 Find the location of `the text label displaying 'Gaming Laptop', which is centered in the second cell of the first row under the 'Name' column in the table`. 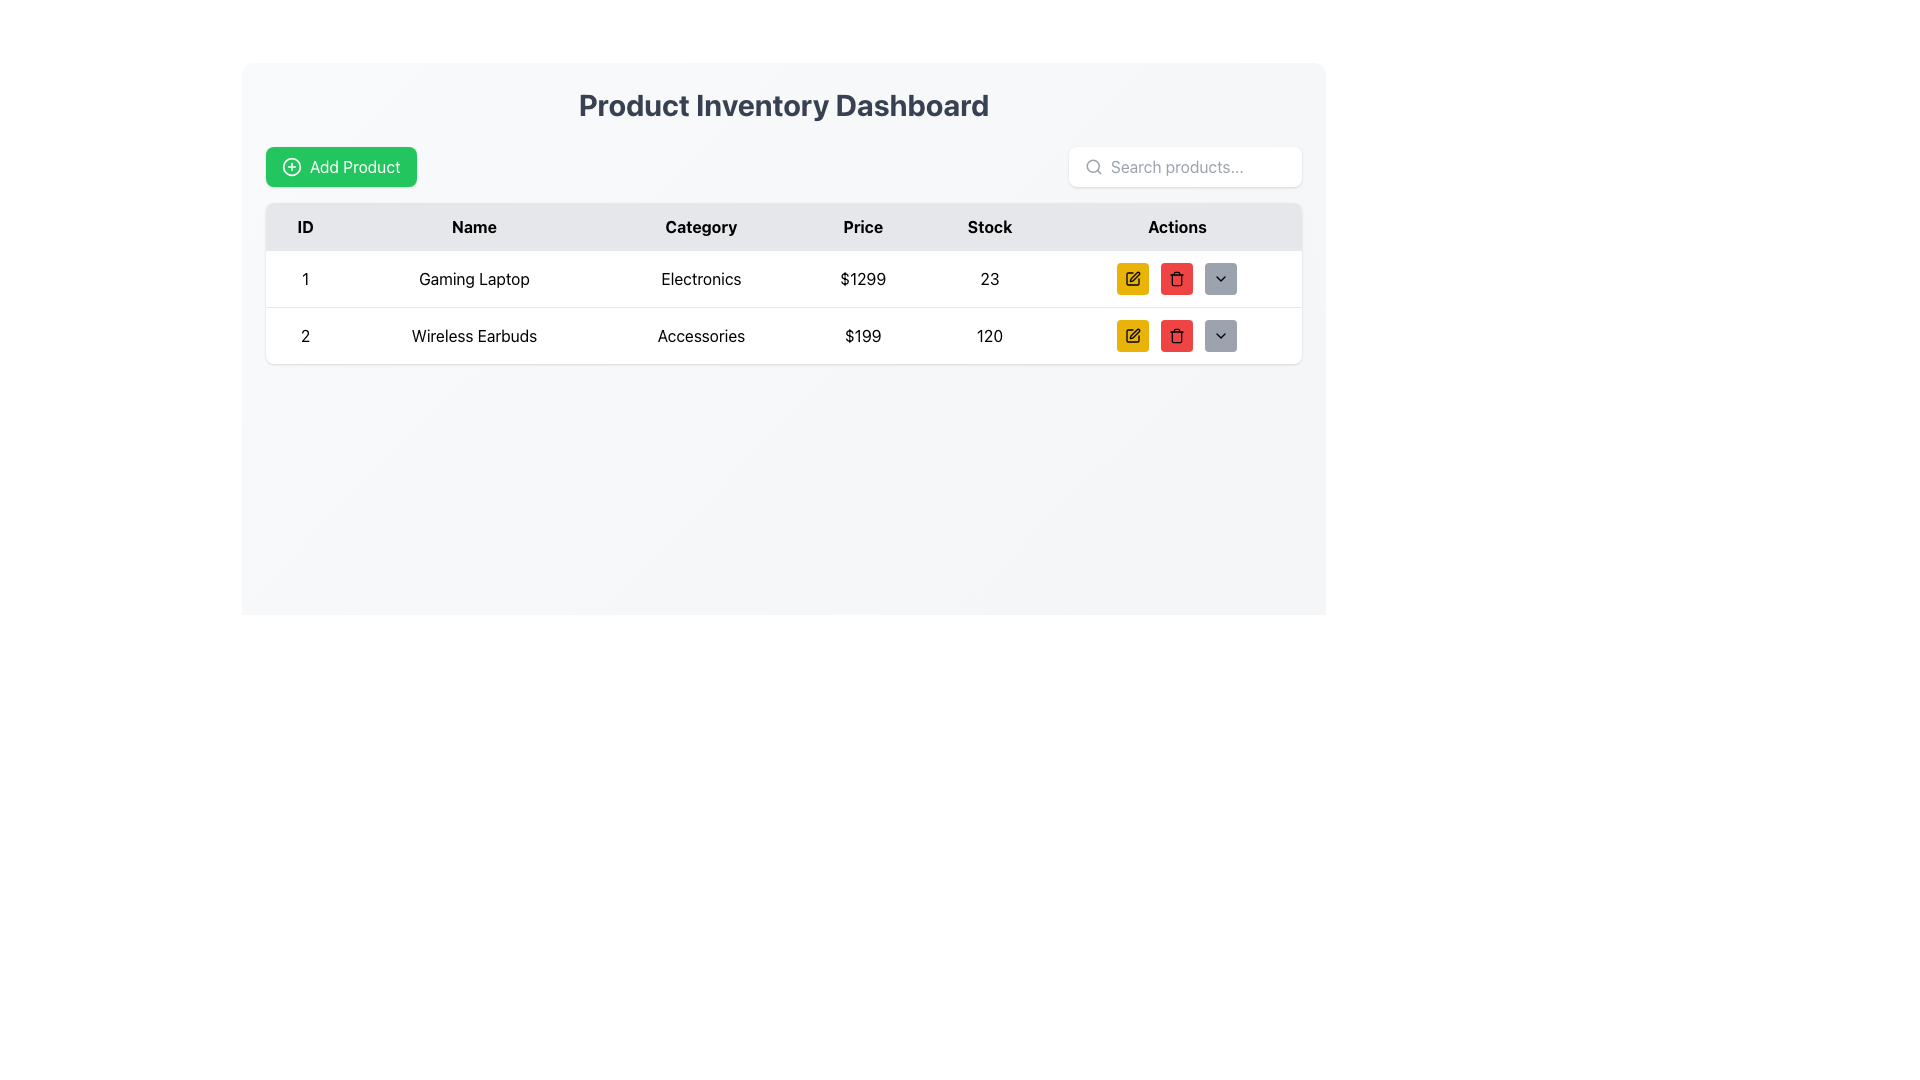

the text label displaying 'Gaming Laptop', which is centered in the second cell of the first row under the 'Name' column in the table is located at coordinates (473, 279).